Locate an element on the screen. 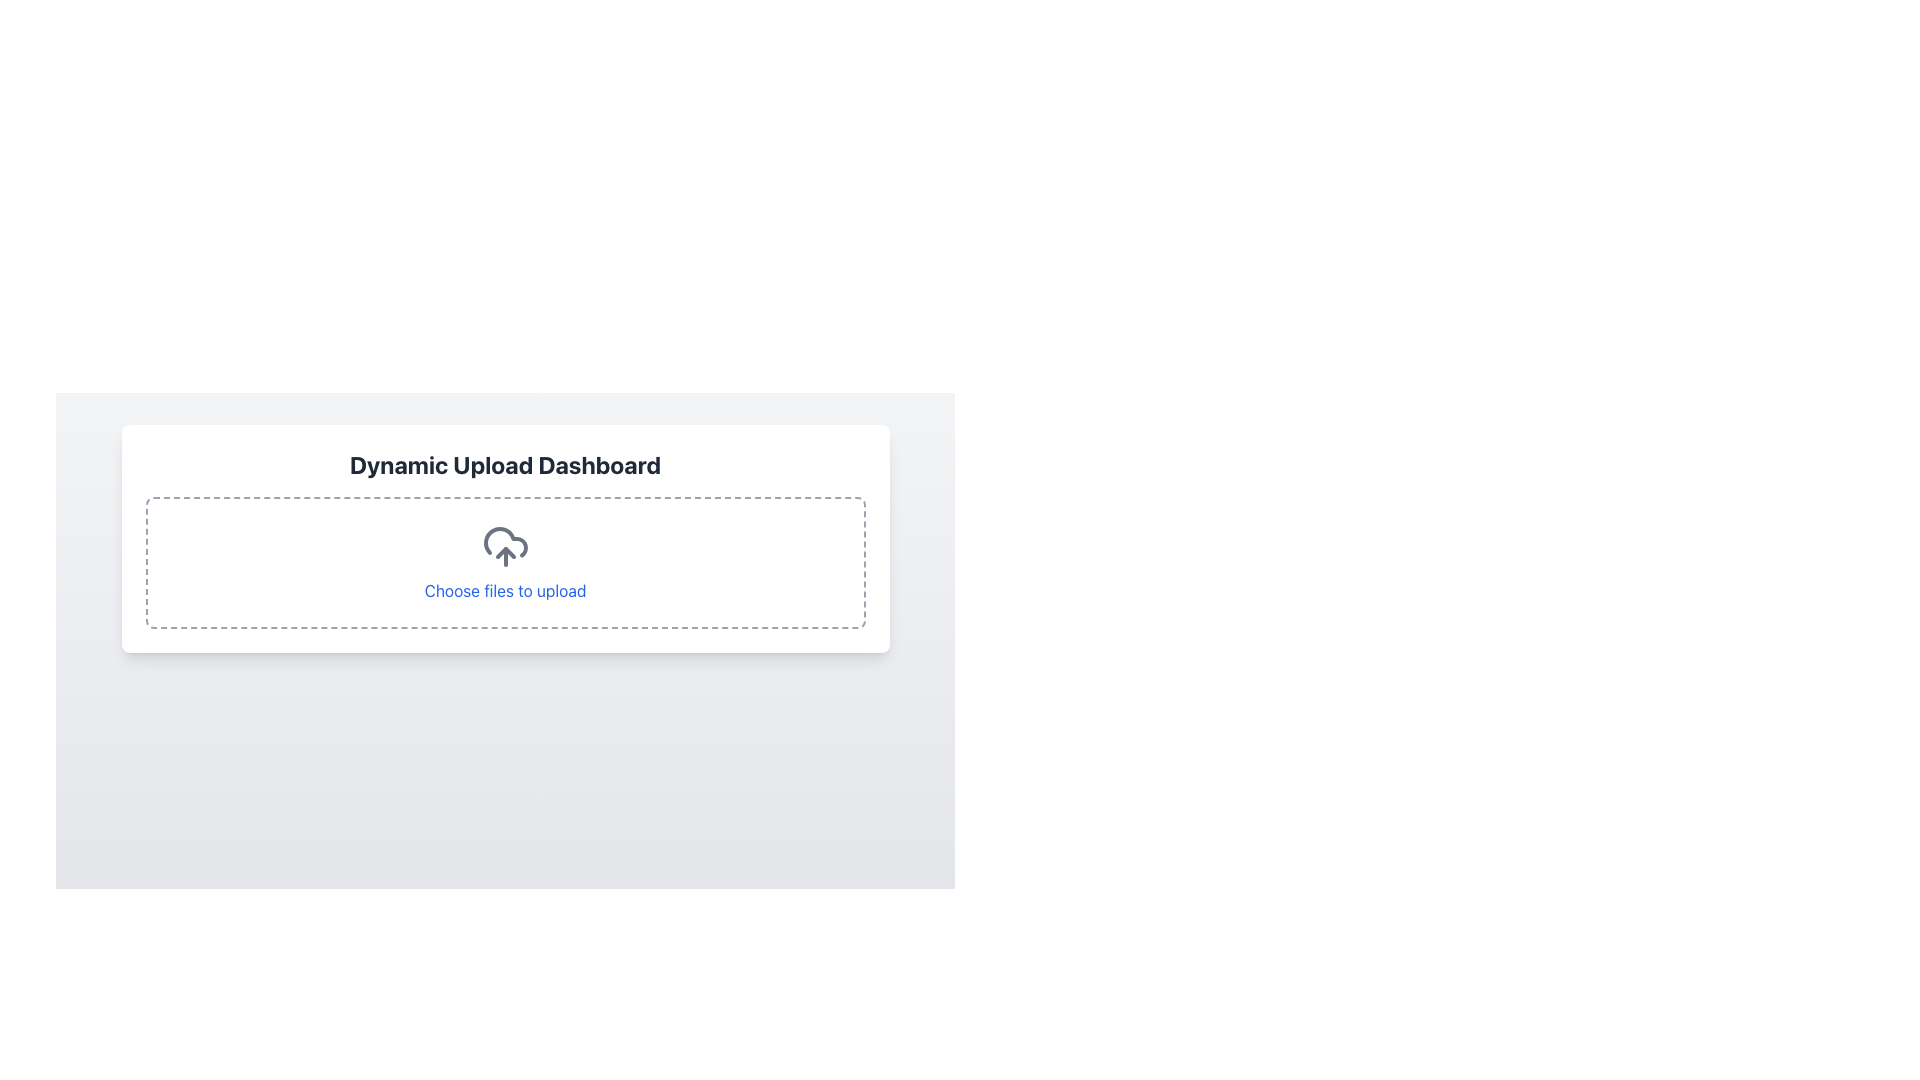 The width and height of the screenshot is (1920, 1080). the file upload area located centrally within the 'Dynamic Upload Dashboard' card is located at coordinates (505, 563).